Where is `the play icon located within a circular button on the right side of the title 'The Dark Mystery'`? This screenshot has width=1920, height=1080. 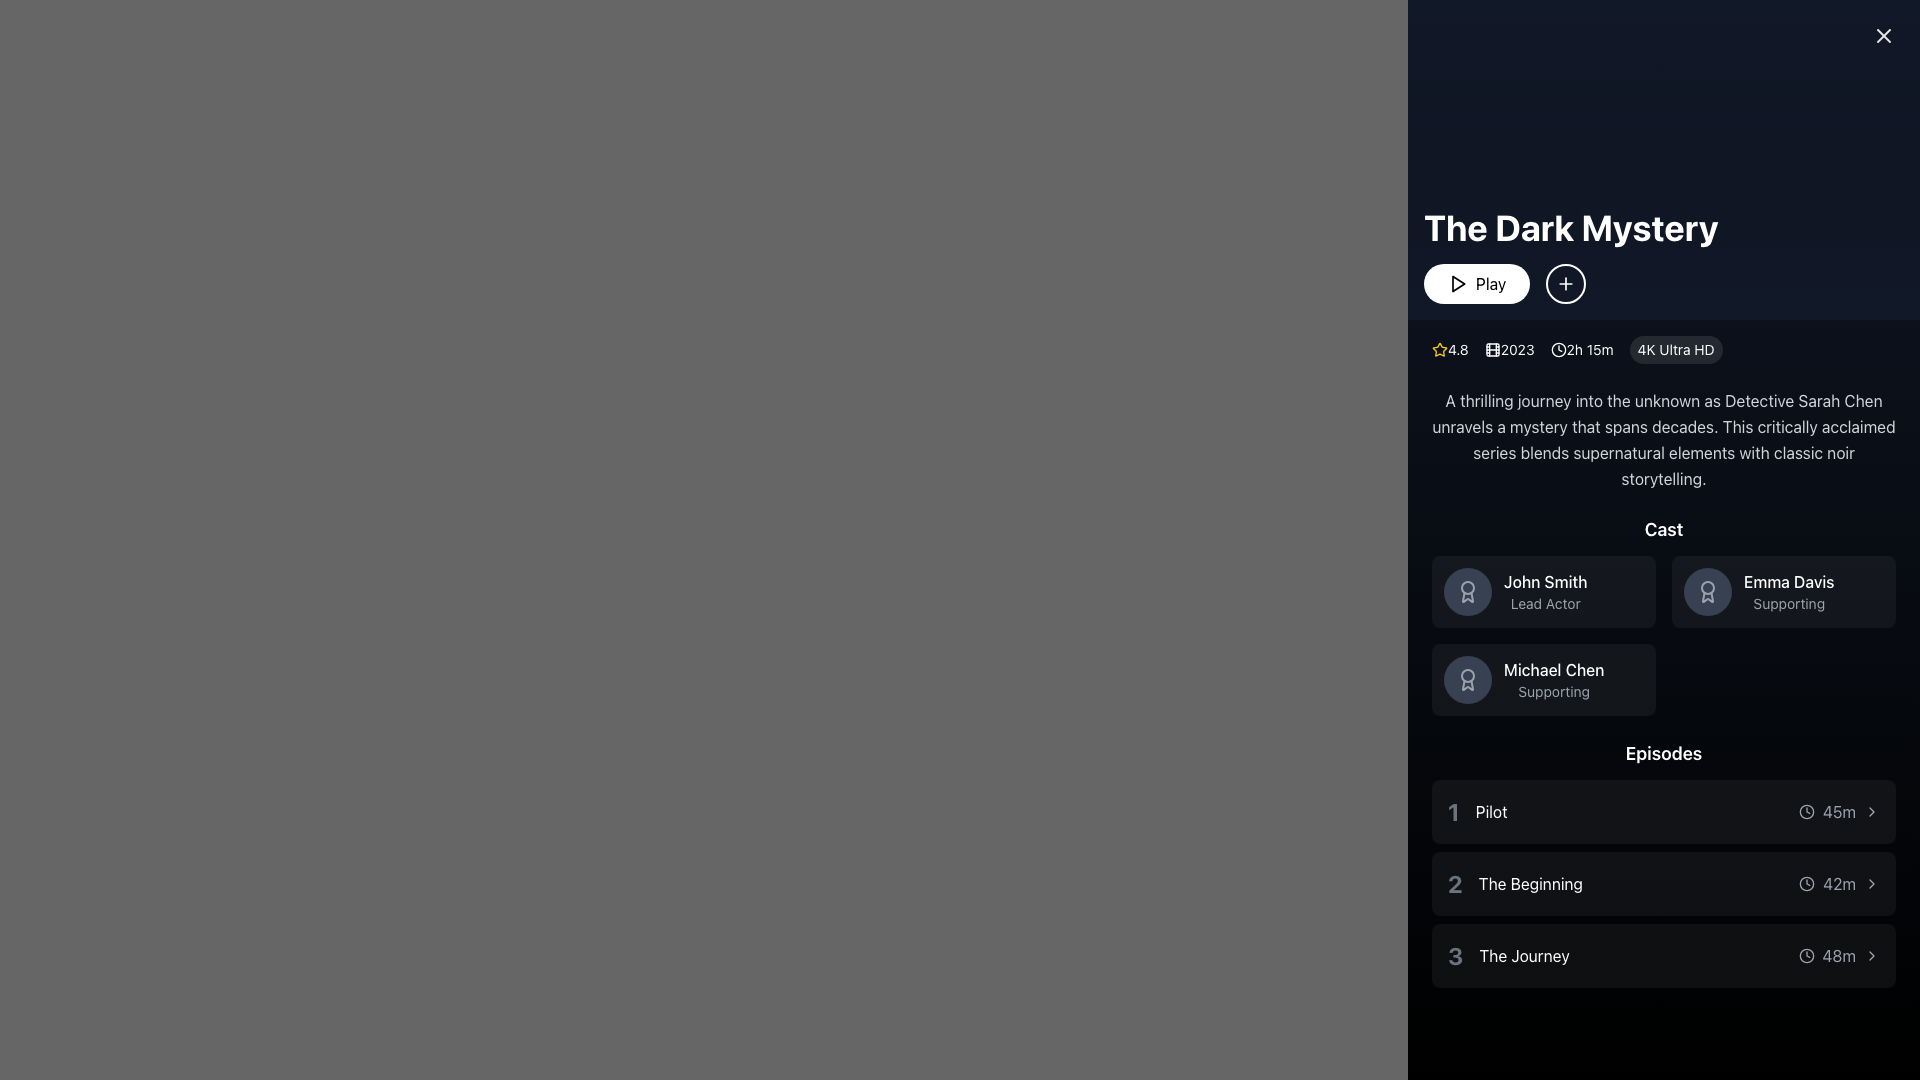
the play icon located within a circular button on the right side of the title 'The Dark Mystery' is located at coordinates (1458, 284).